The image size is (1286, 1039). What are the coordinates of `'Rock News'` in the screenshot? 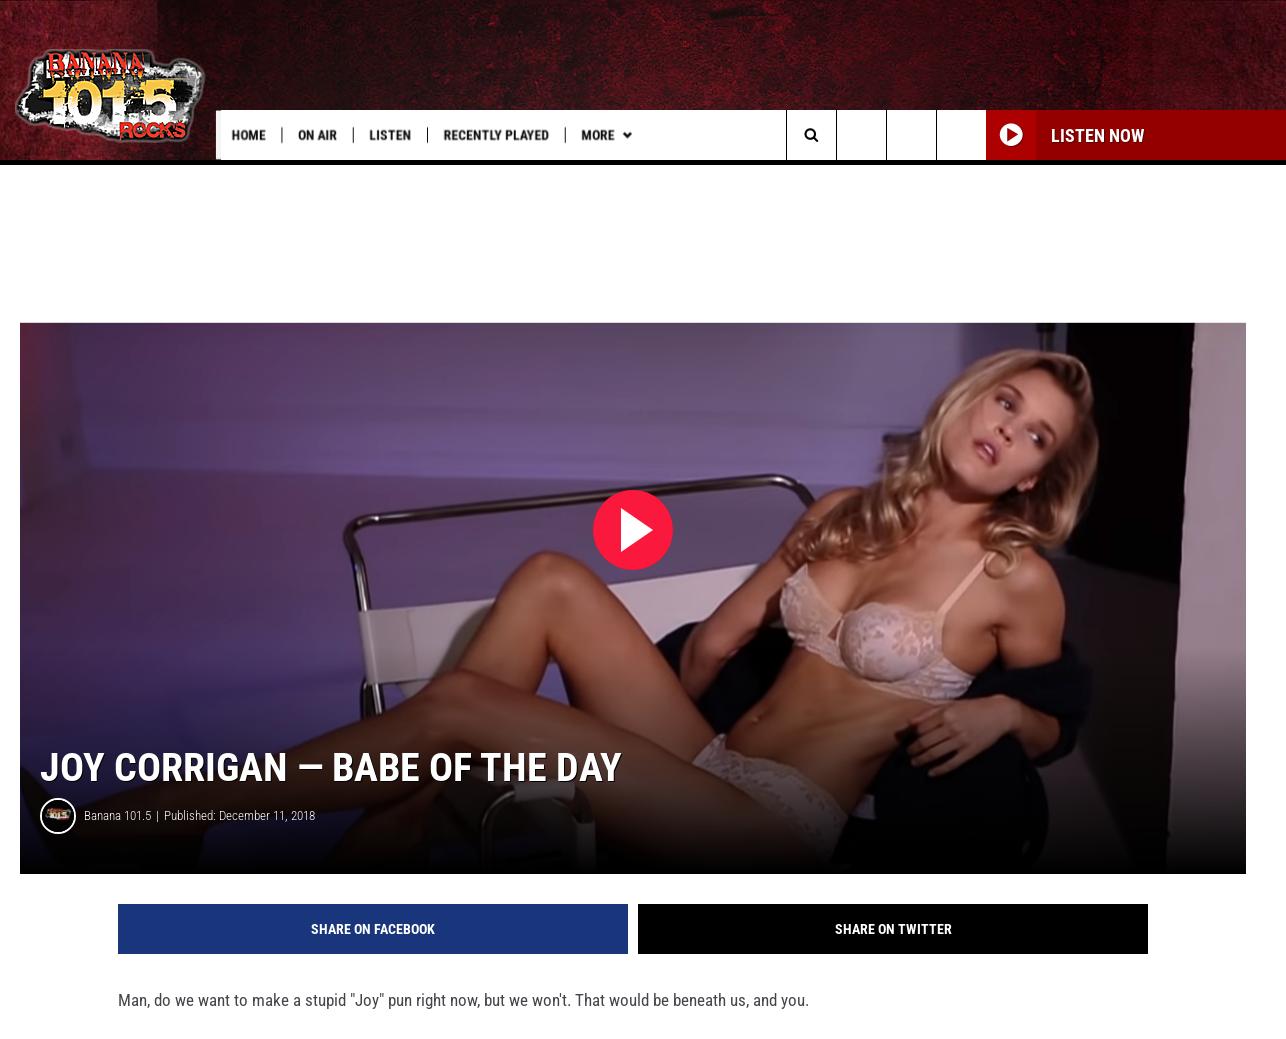 It's located at (788, 176).